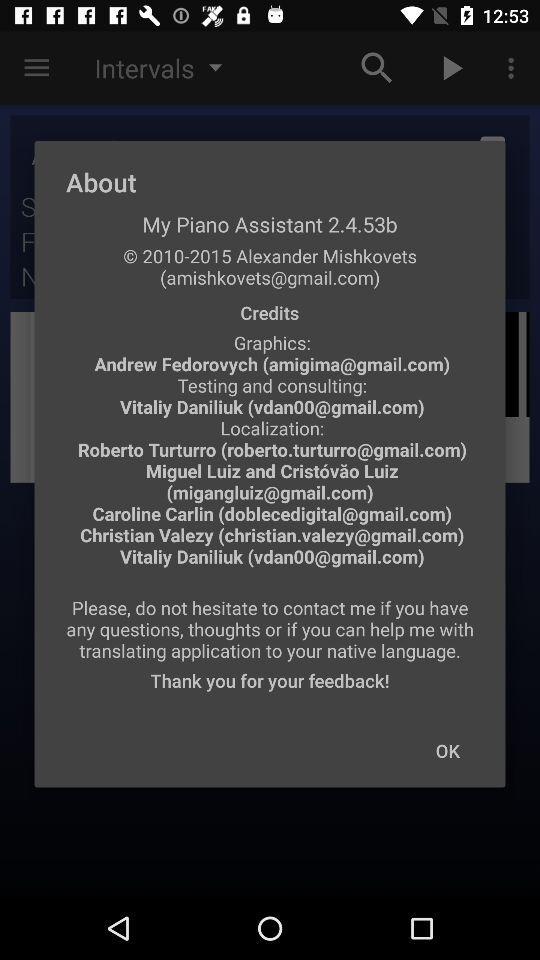 This screenshot has width=540, height=960. I want to click on the icon at the bottom right corner, so click(447, 749).